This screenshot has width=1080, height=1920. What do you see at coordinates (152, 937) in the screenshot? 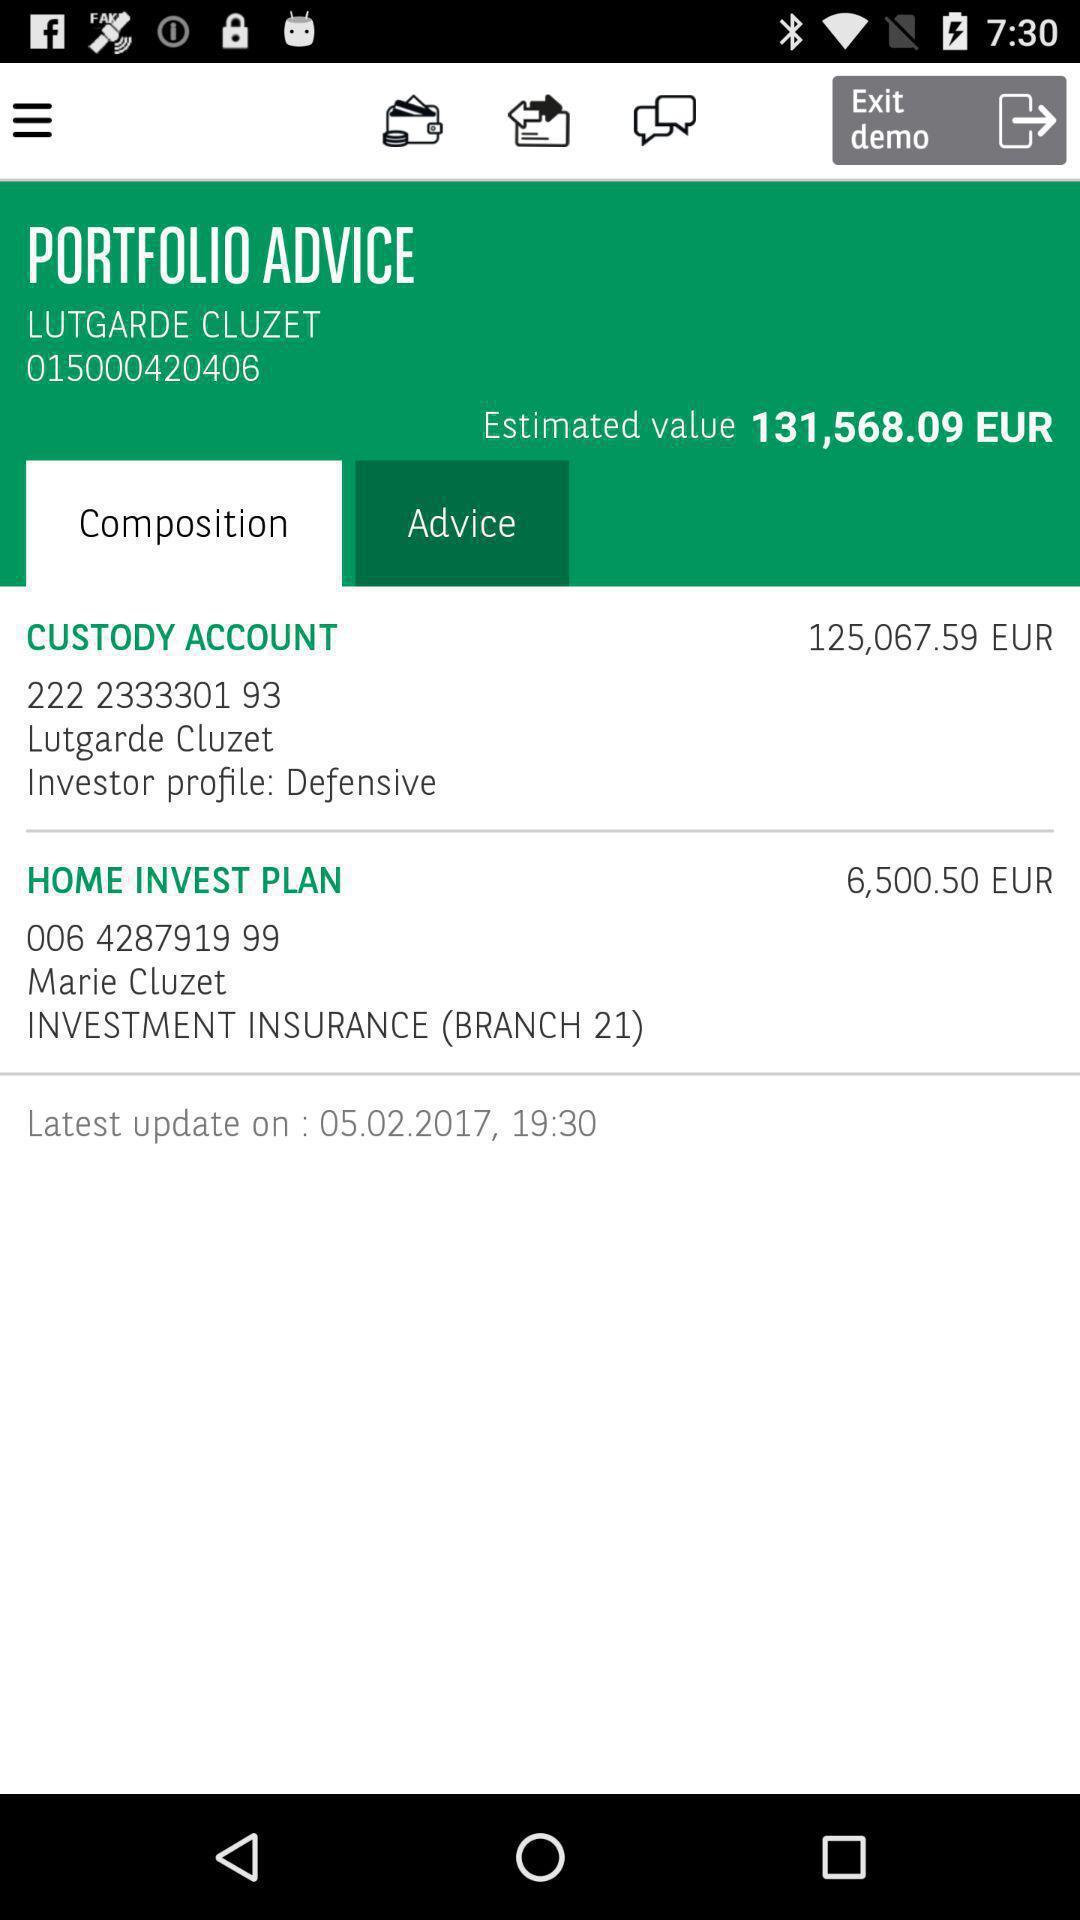
I see `the 006 4287919 99 icon` at bounding box center [152, 937].